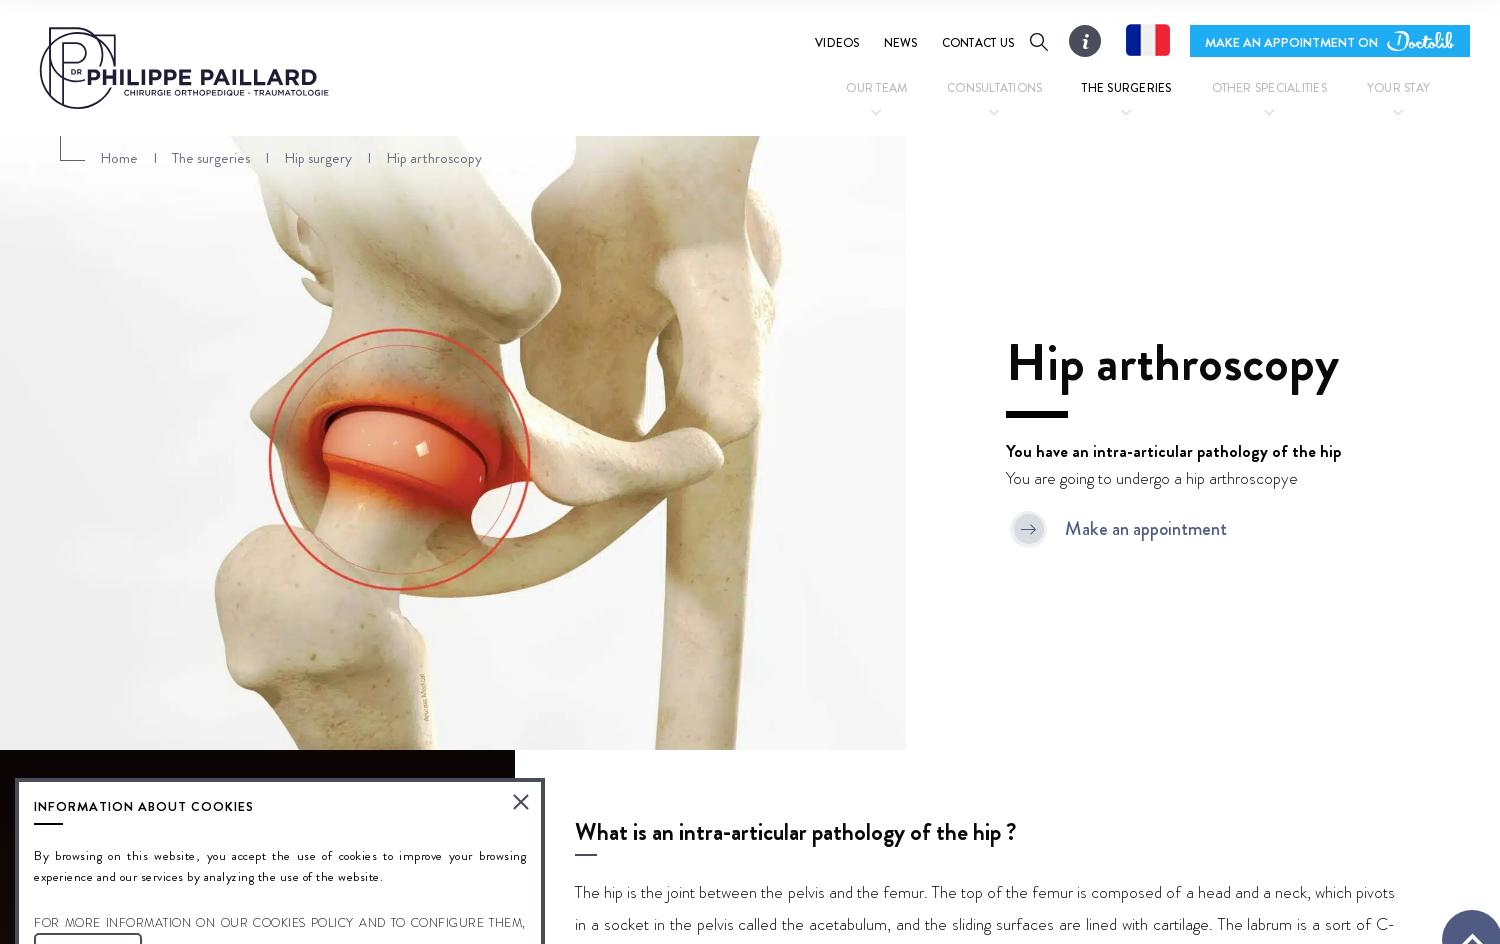 The height and width of the screenshot is (944, 1500). What do you see at coordinates (850, 250) in the screenshot?
I see `'Elbow arthrolysis'` at bounding box center [850, 250].